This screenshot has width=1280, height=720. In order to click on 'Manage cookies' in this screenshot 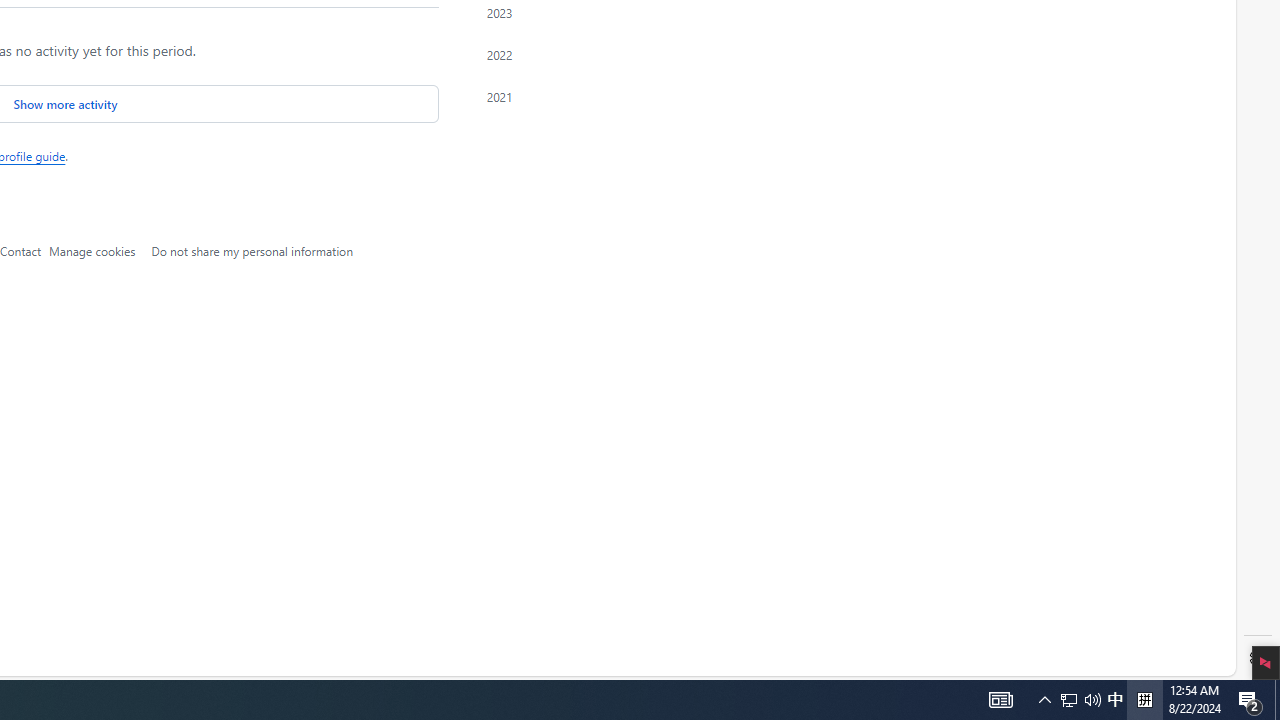, I will do `click(91, 249)`.